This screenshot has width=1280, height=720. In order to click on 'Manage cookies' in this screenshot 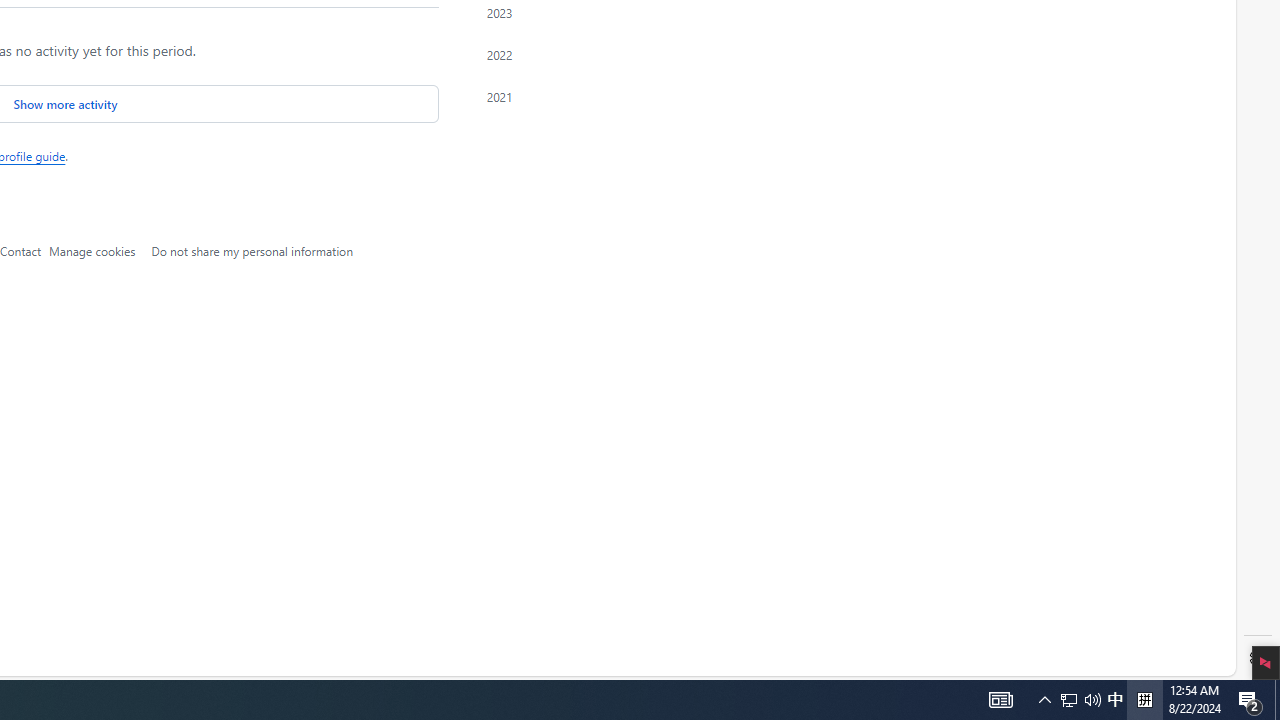, I will do `click(91, 249)`.